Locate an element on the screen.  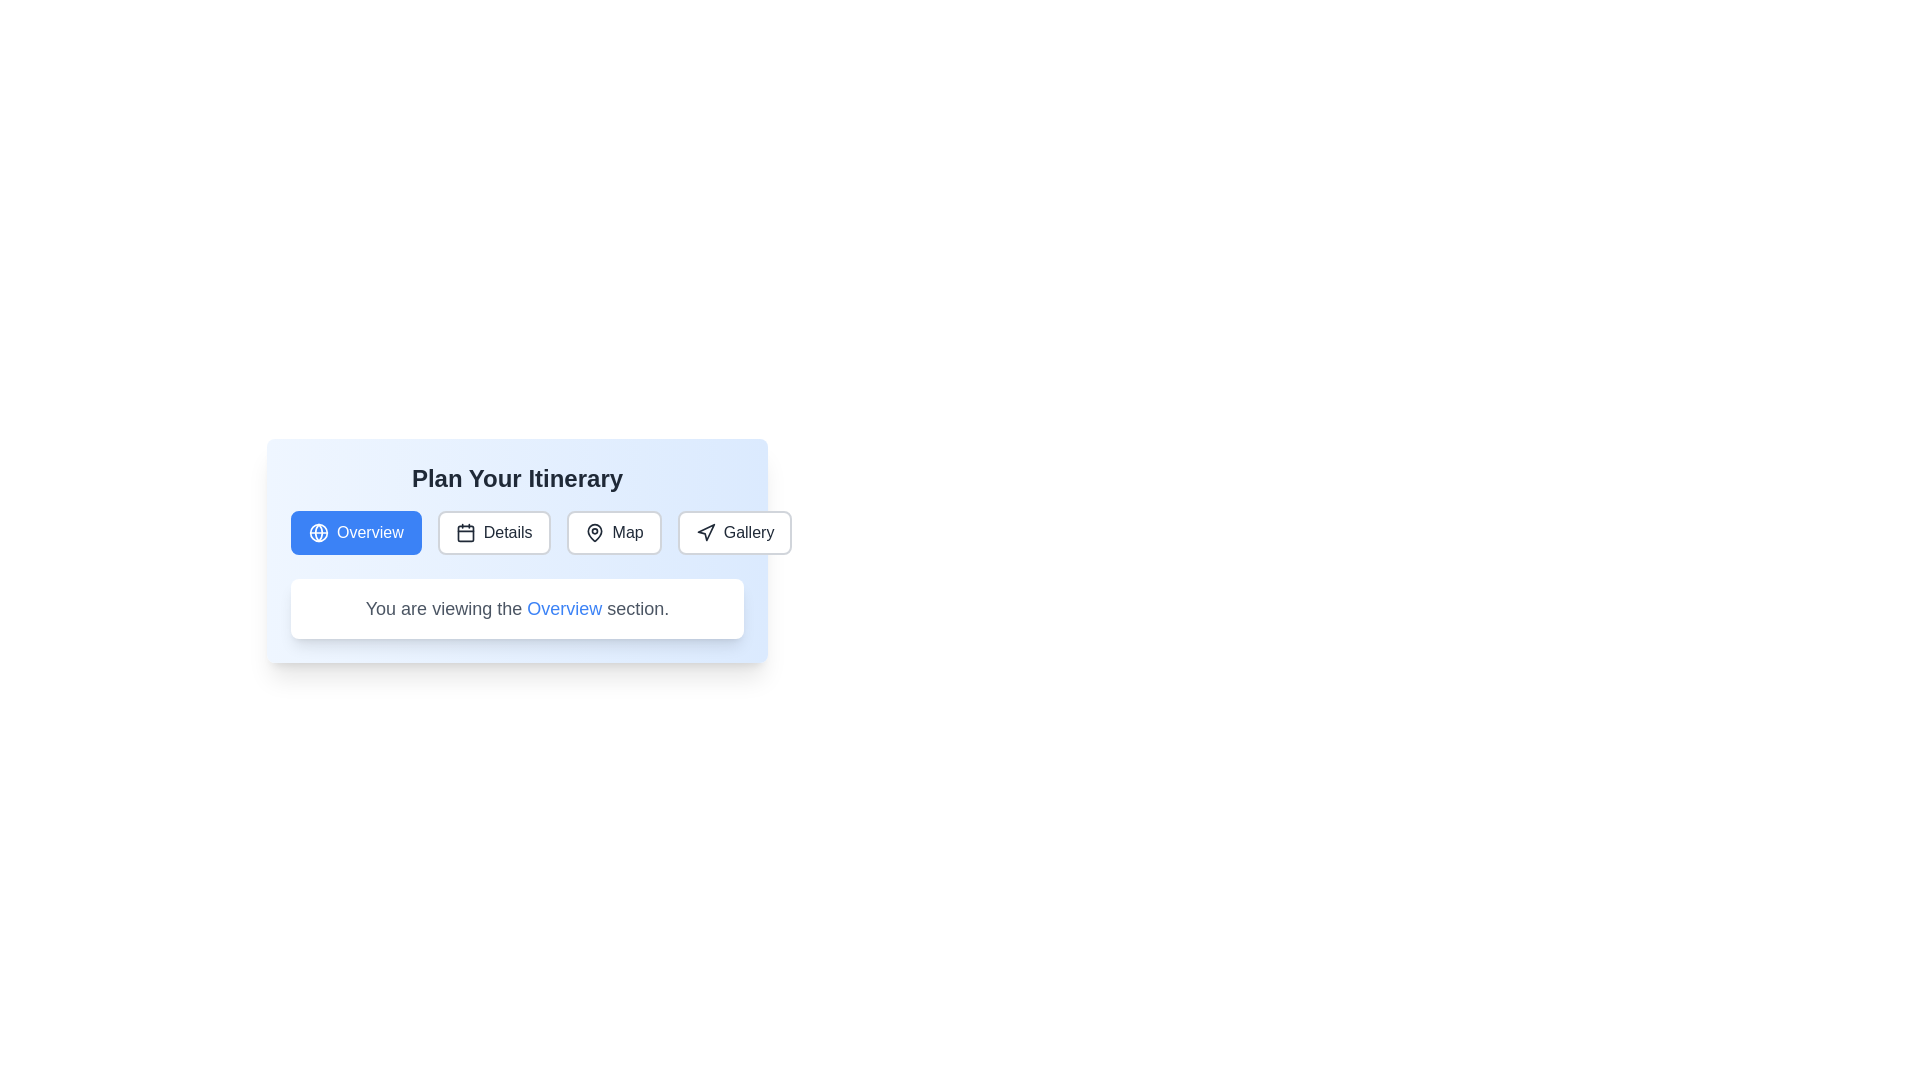
the highlighted date window icon within the calendar icon located in the toolbar section of the interface is located at coordinates (464, 532).